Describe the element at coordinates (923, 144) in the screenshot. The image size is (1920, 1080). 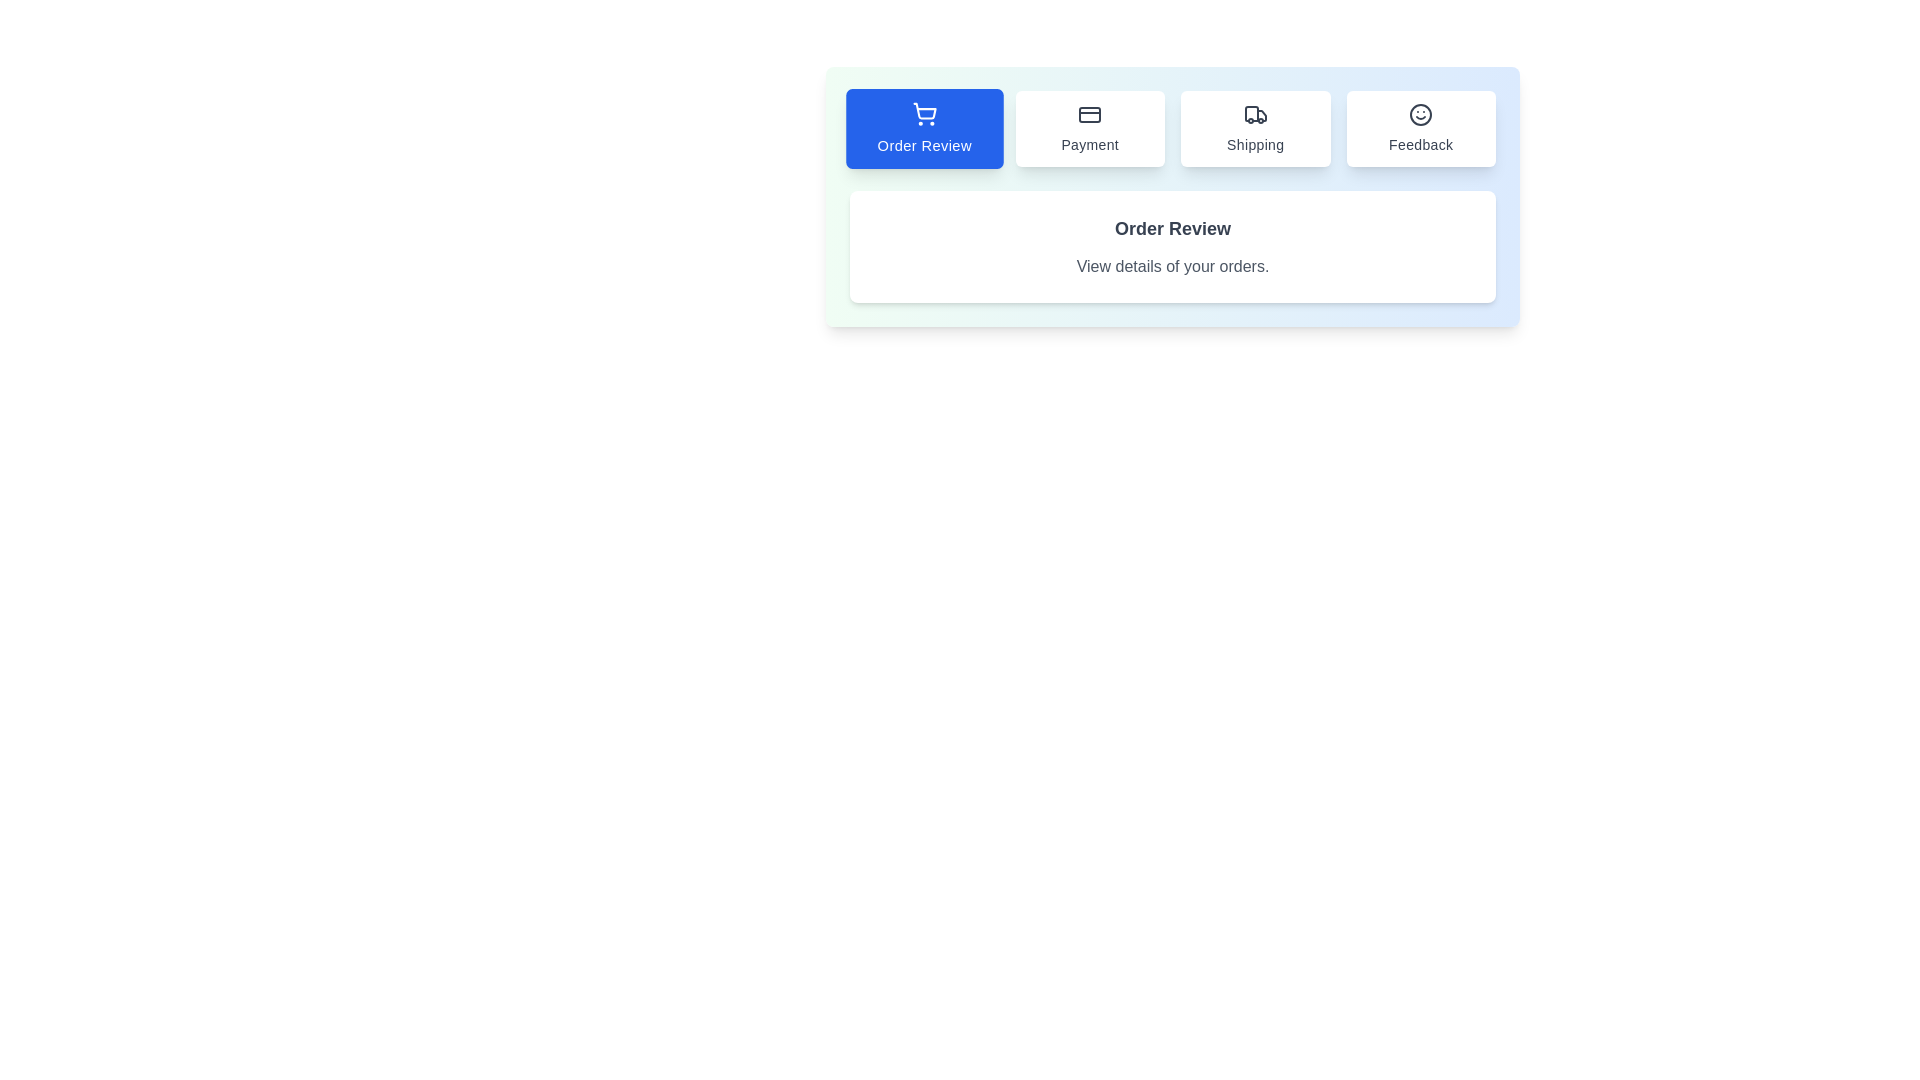
I see `the 'Order Review' text display element, which is styled with a medium font weight and small size, located at the bottom of its interactive card with a blue background` at that location.